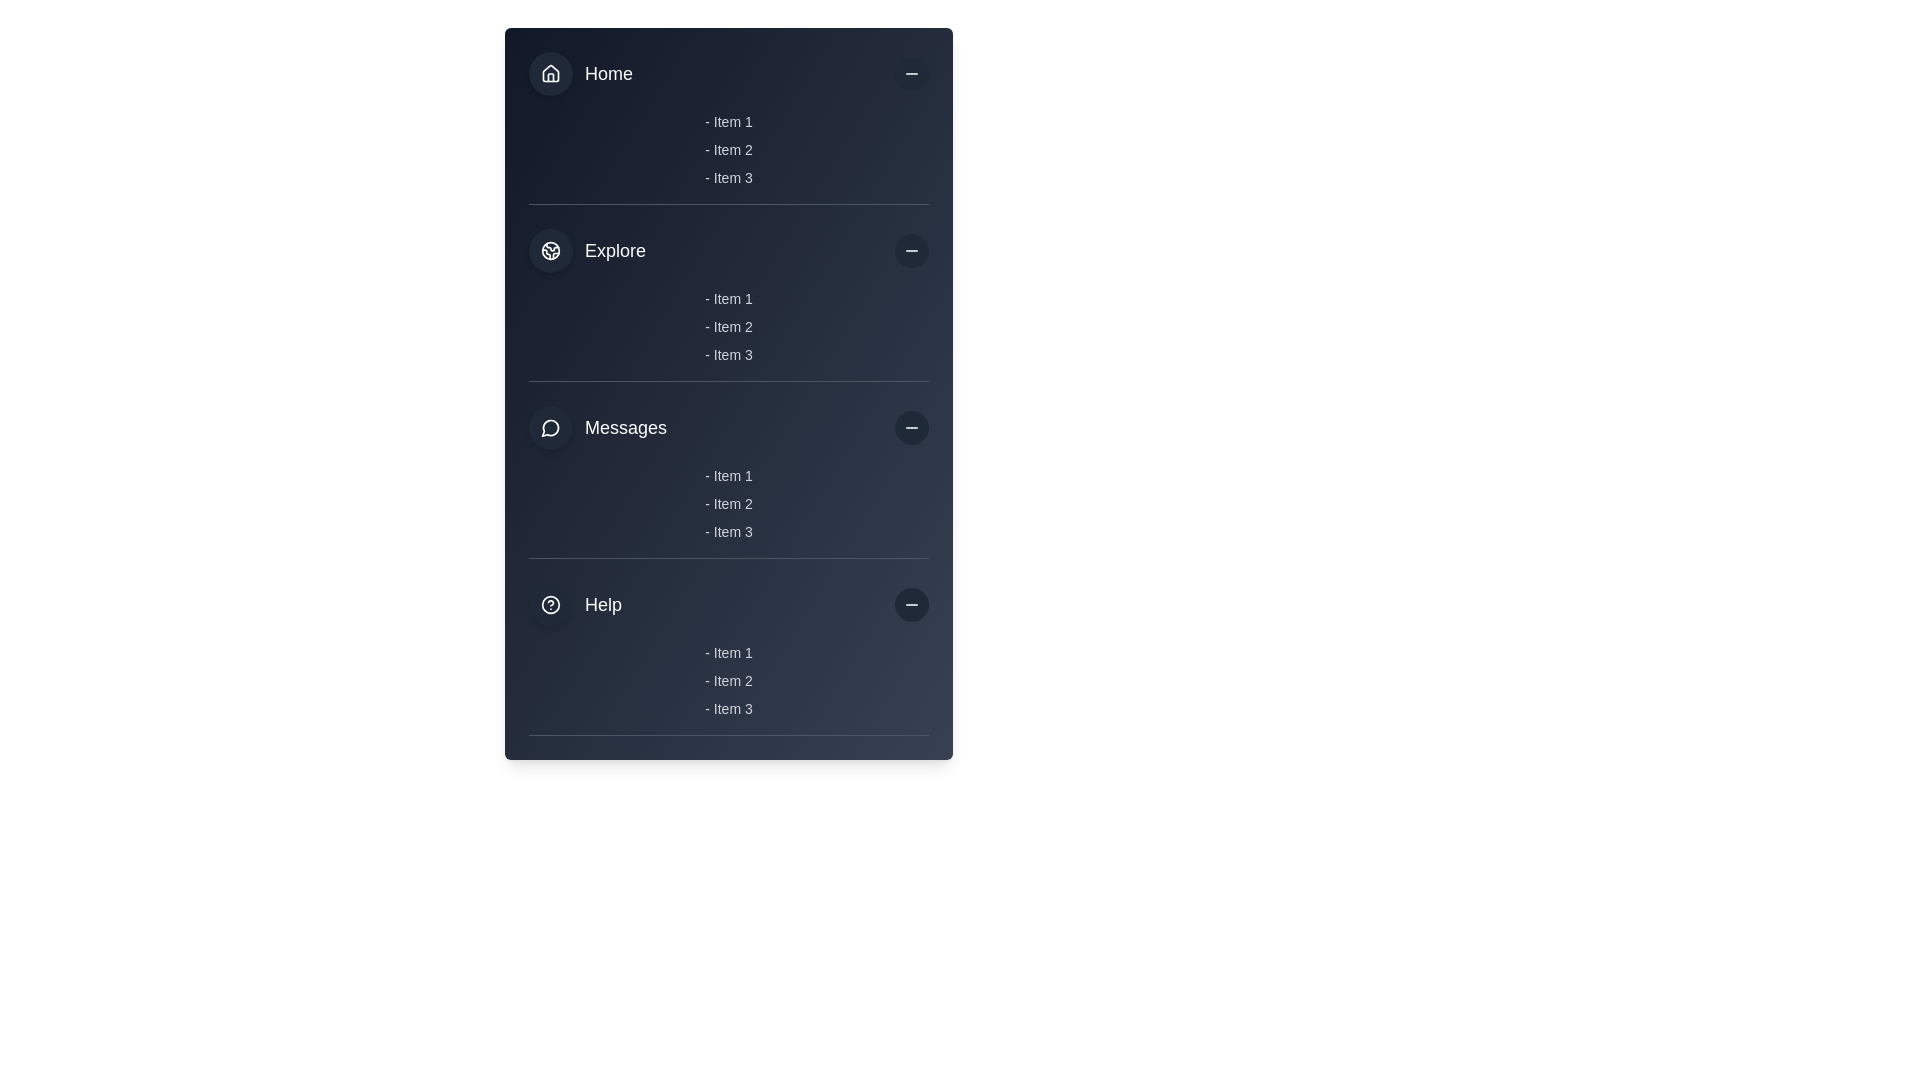 The image size is (1920, 1080). Describe the element at coordinates (625, 427) in the screenshot. I see `the 'Messages' text label` at that location.